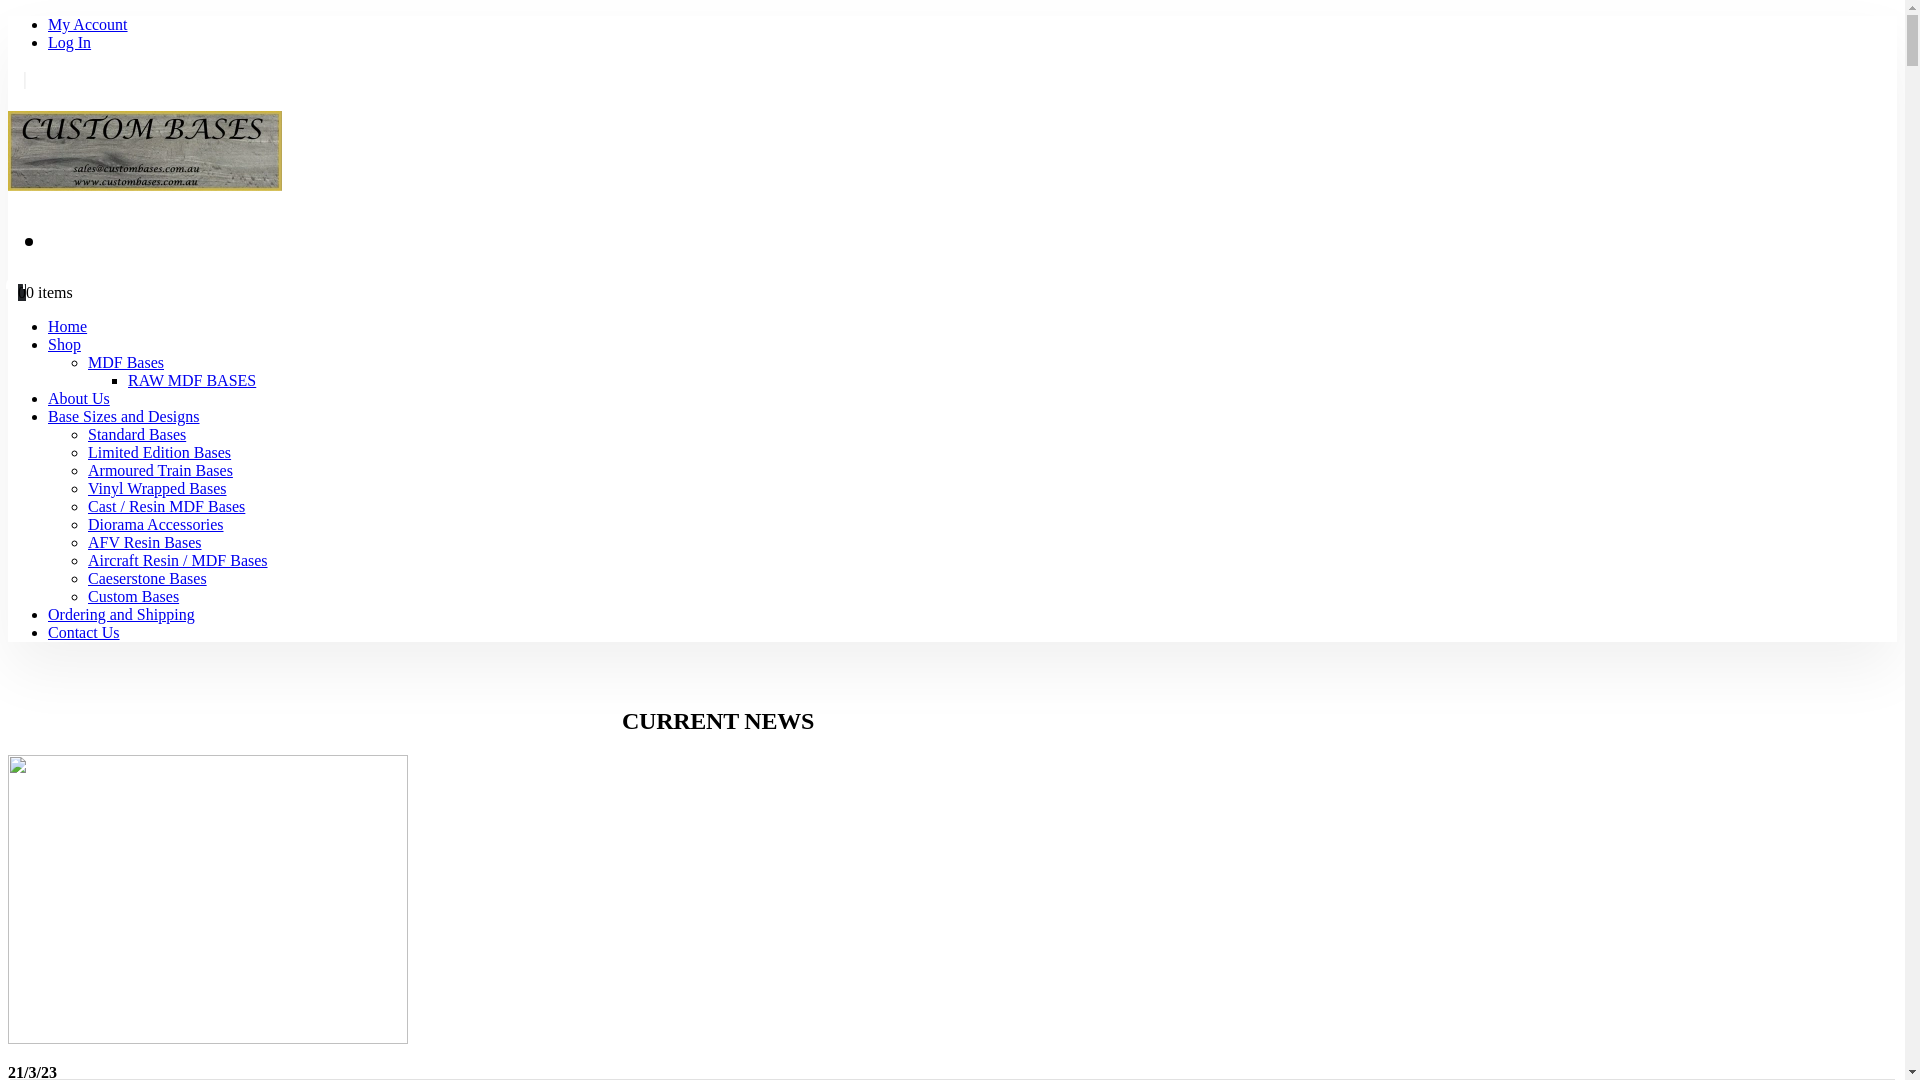  What do you see at coordinates (127, 380) in the screenshot?
I see `'RAW MDF BASES'` at bounding box center [127, 380].